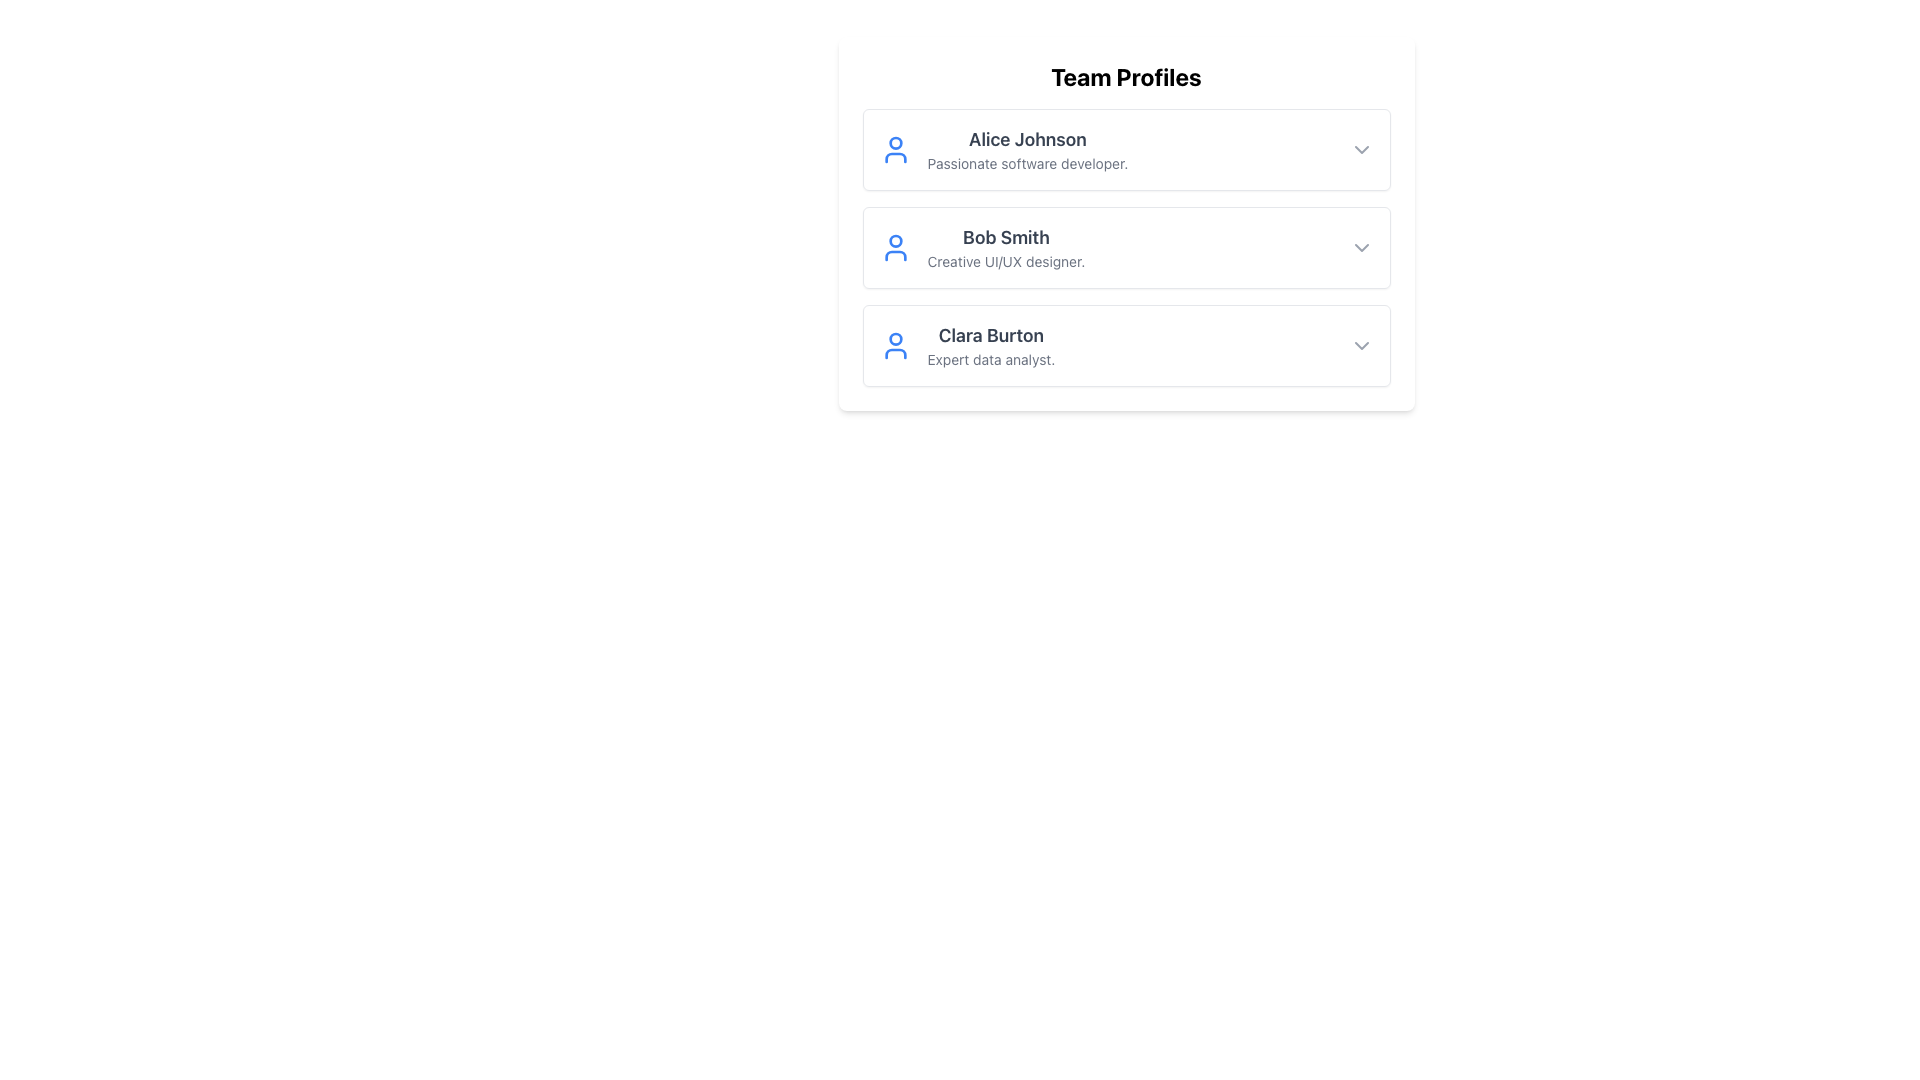 The image size is (1920, 1080). Describe the element at coordinates (1006, 261) in the screenshot. I see `static text label located directly below the name 'Bob Smith' in the second profile card, which indicates their professional role` at that location.